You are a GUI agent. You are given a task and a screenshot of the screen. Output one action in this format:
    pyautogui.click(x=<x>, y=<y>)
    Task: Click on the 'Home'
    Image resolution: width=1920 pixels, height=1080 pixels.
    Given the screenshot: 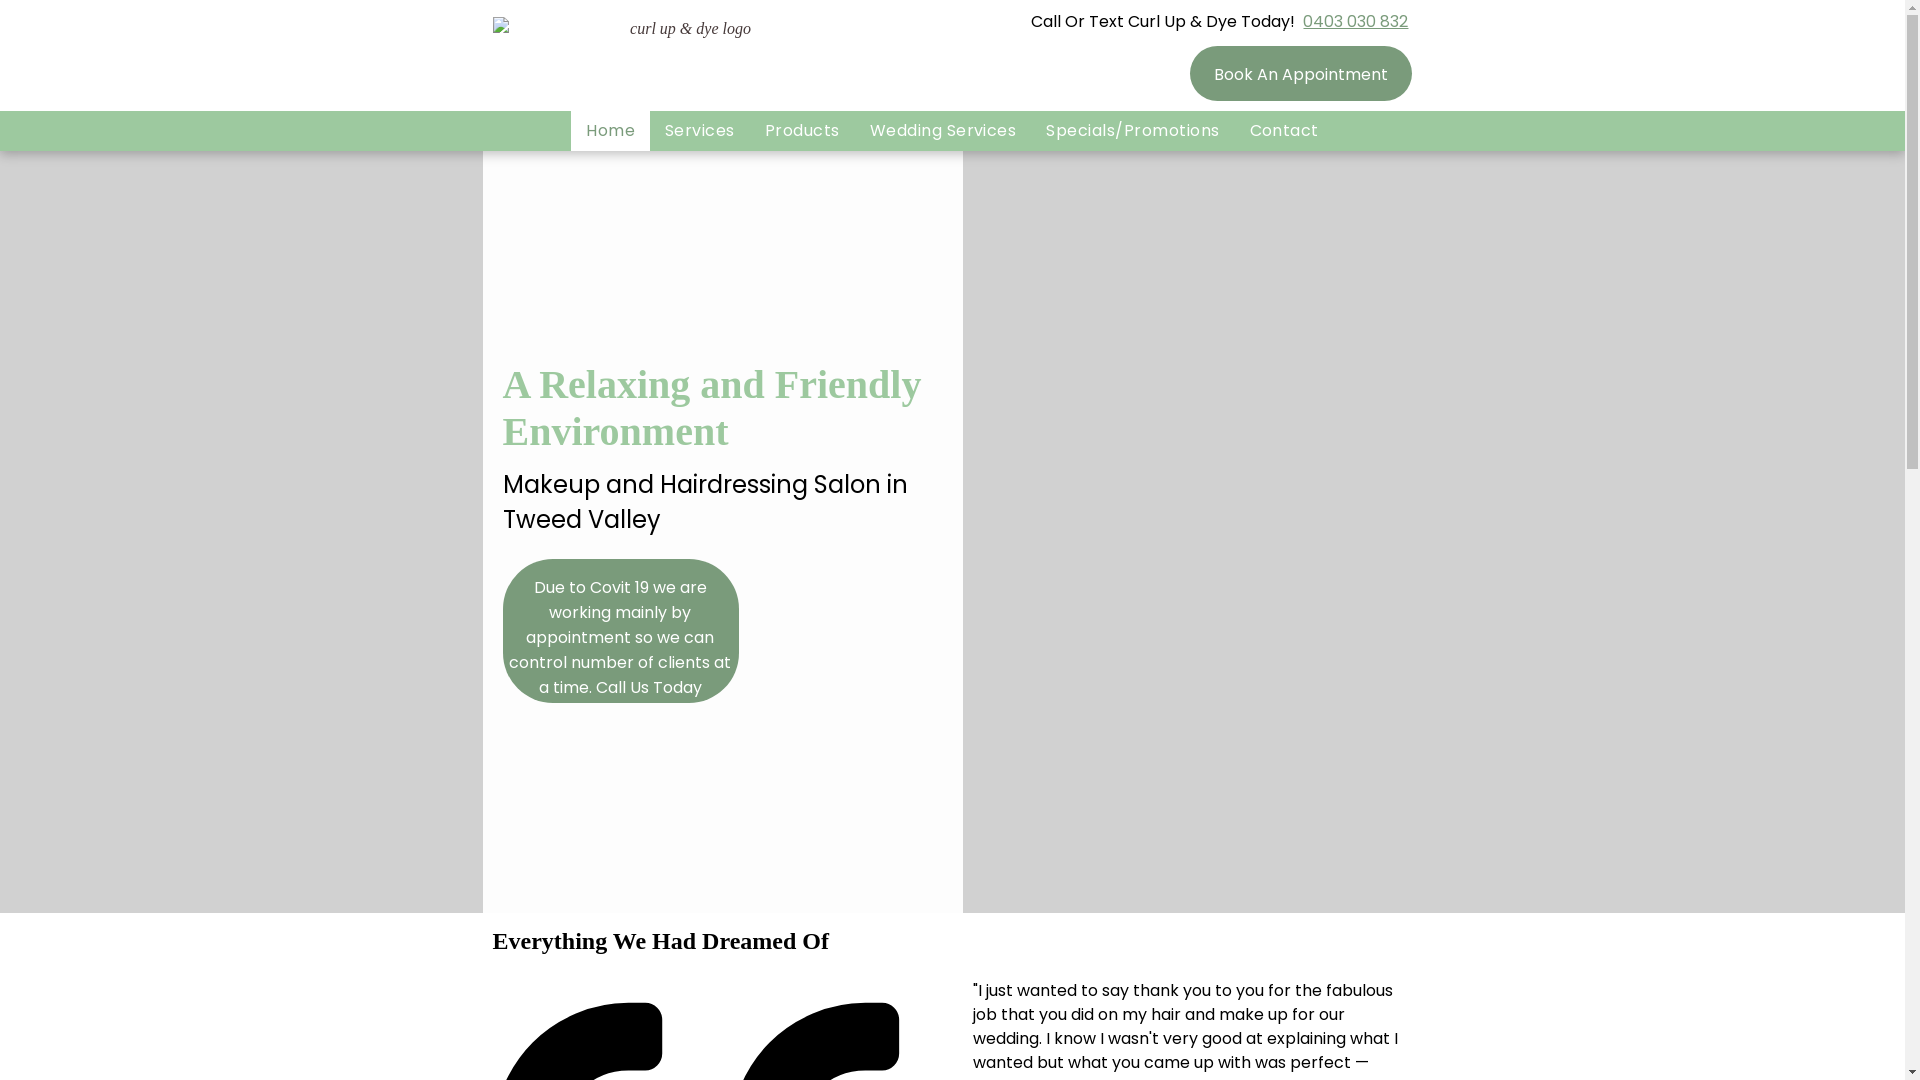 What is the action you would take?
    pyautogui.click(x=609, y=131)
    